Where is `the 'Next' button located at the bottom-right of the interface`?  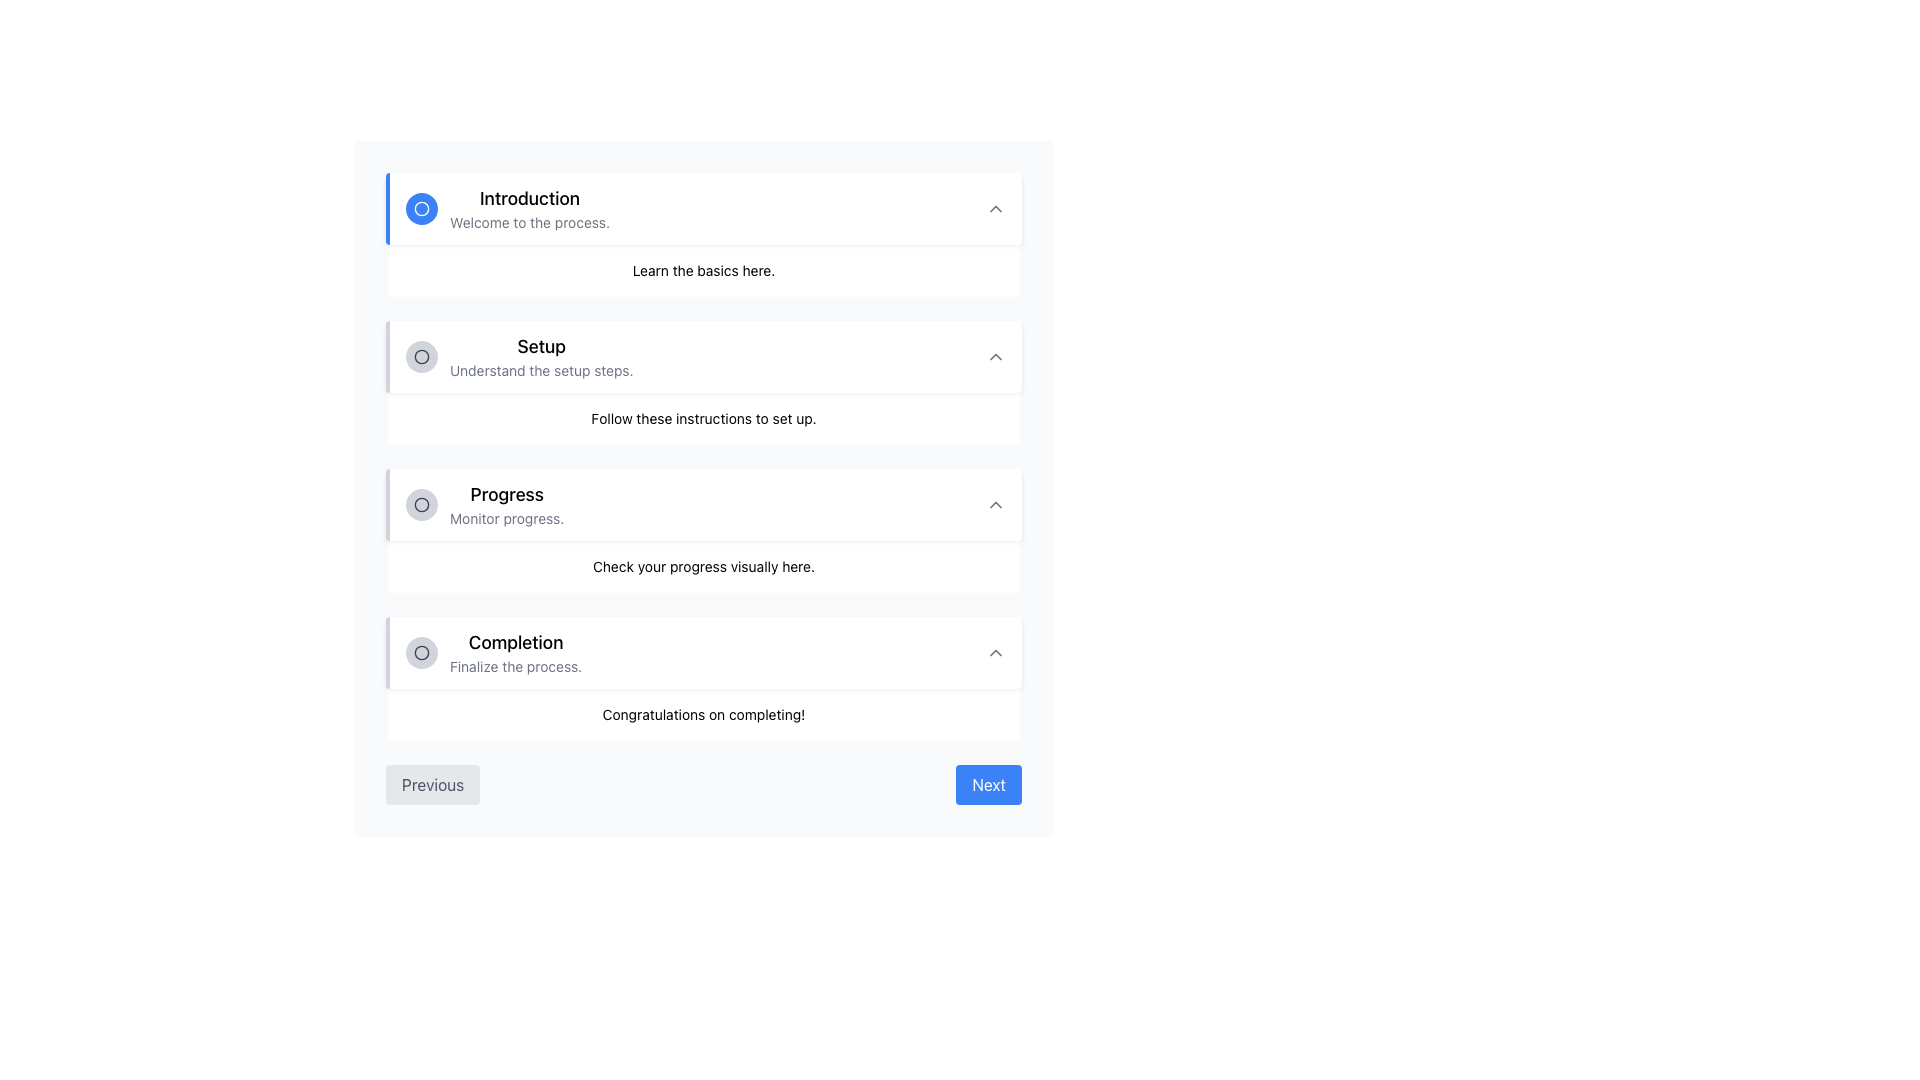
the 'Next' button located at the bottom-right of the interface is located at coordinates (989, 784).